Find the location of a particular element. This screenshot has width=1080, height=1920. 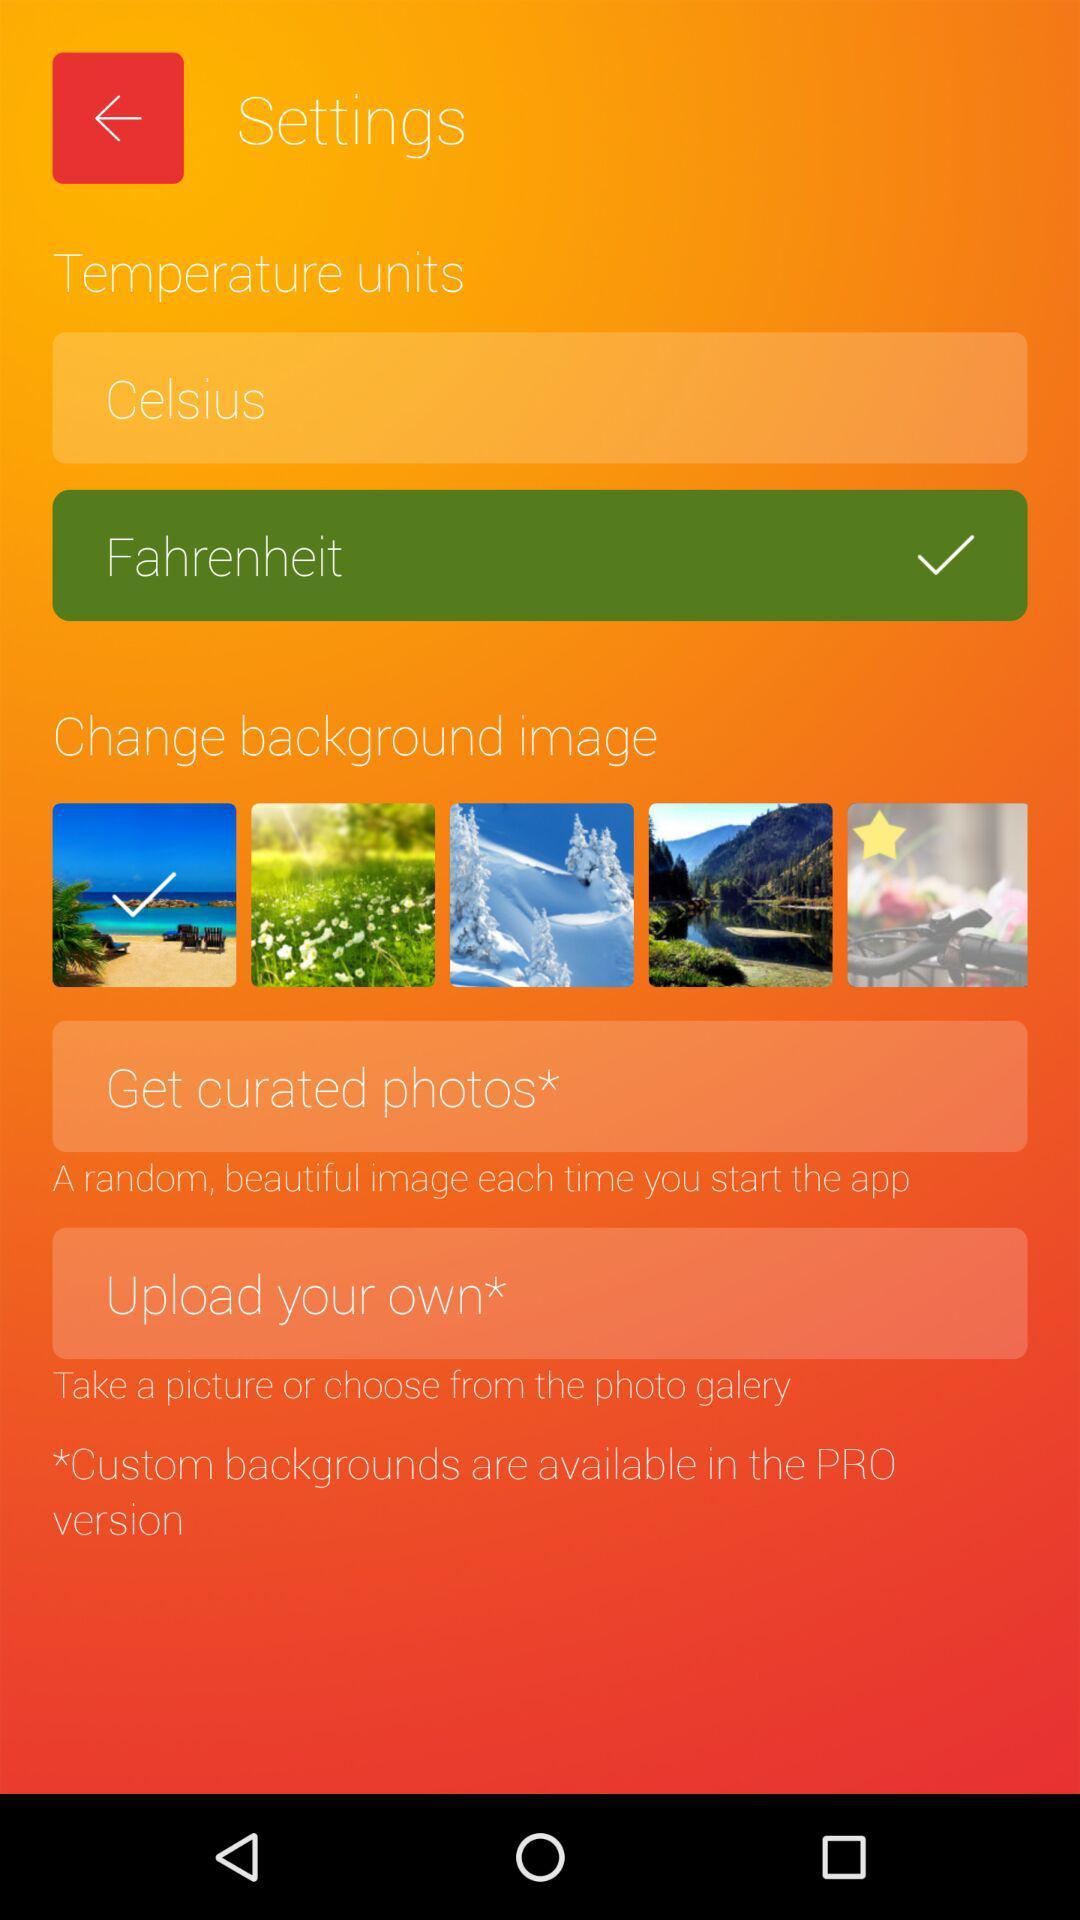

icon below change background image icon is located at coordinates (143, 894).